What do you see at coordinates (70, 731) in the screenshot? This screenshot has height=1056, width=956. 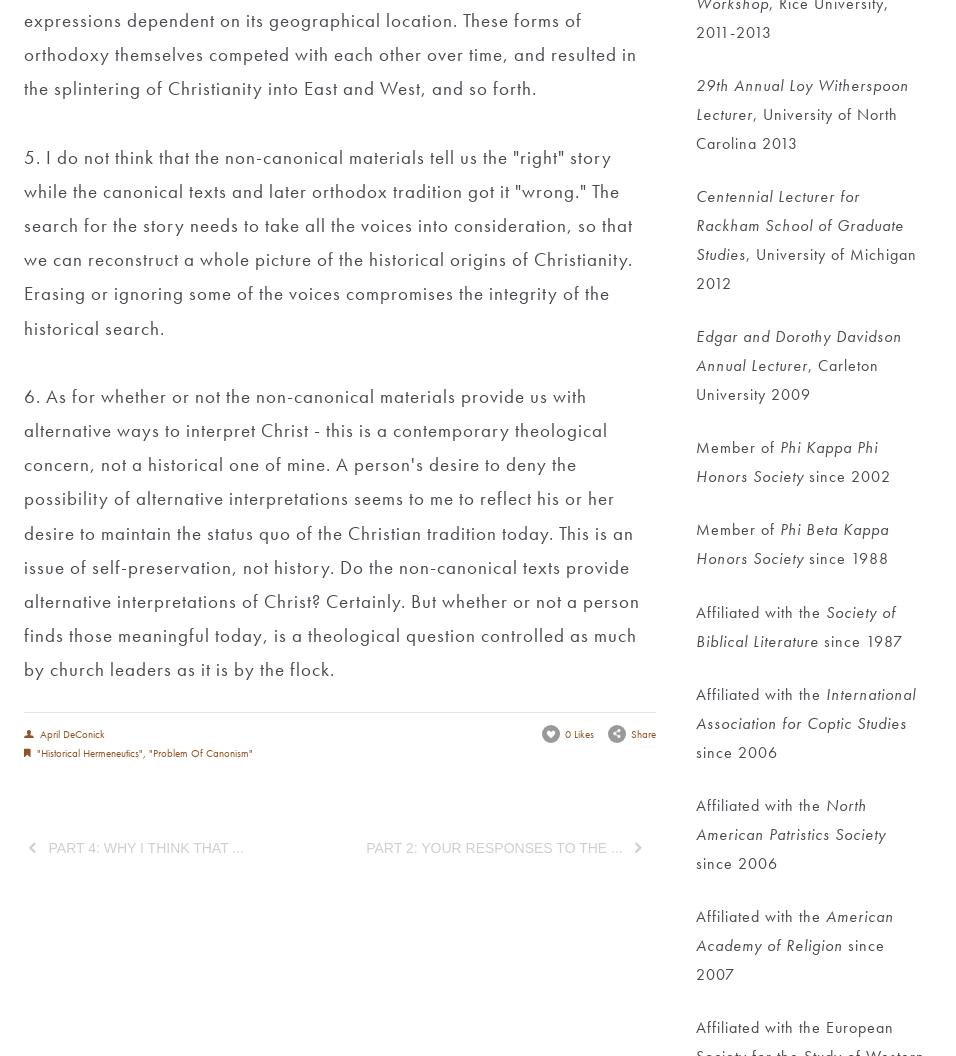 I see `'April DeConick'` at bounding box center [70, 731].